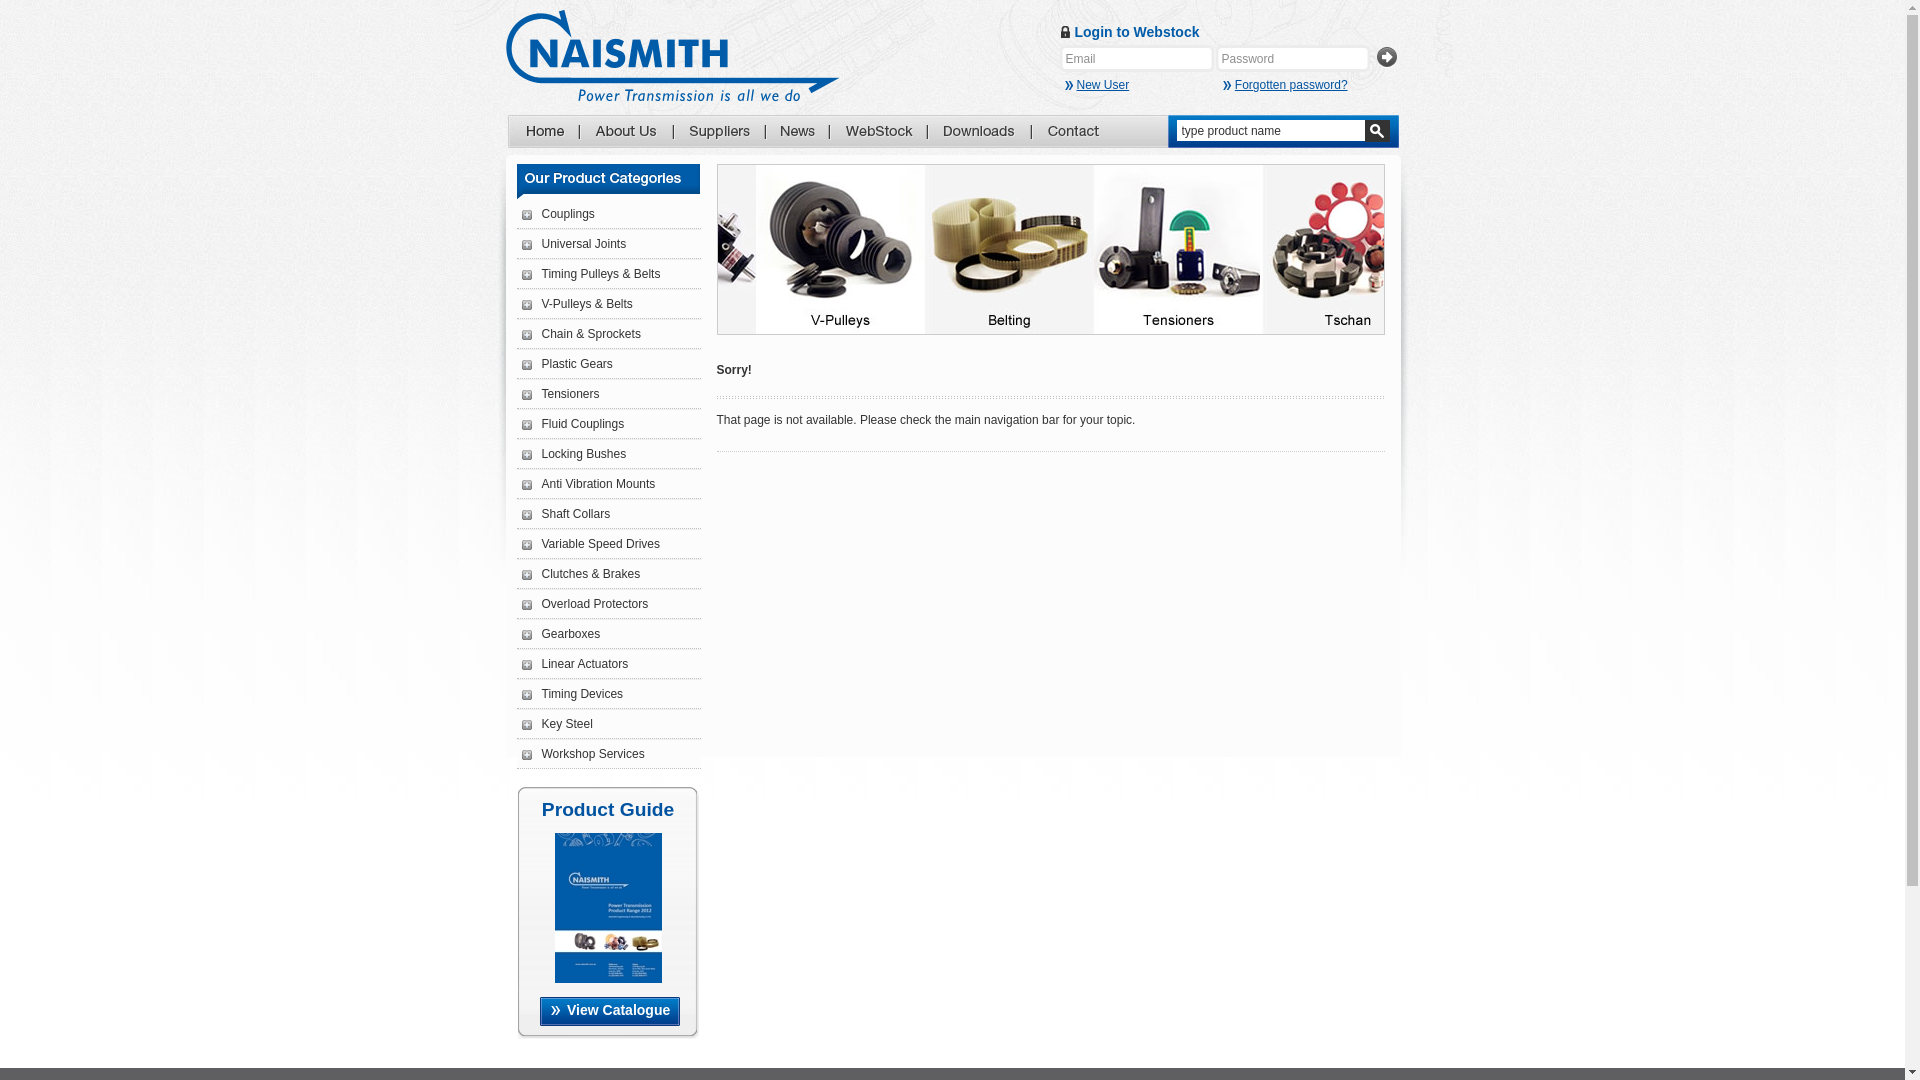  I want to click on 'Plastic Gears', so click(566, 363).